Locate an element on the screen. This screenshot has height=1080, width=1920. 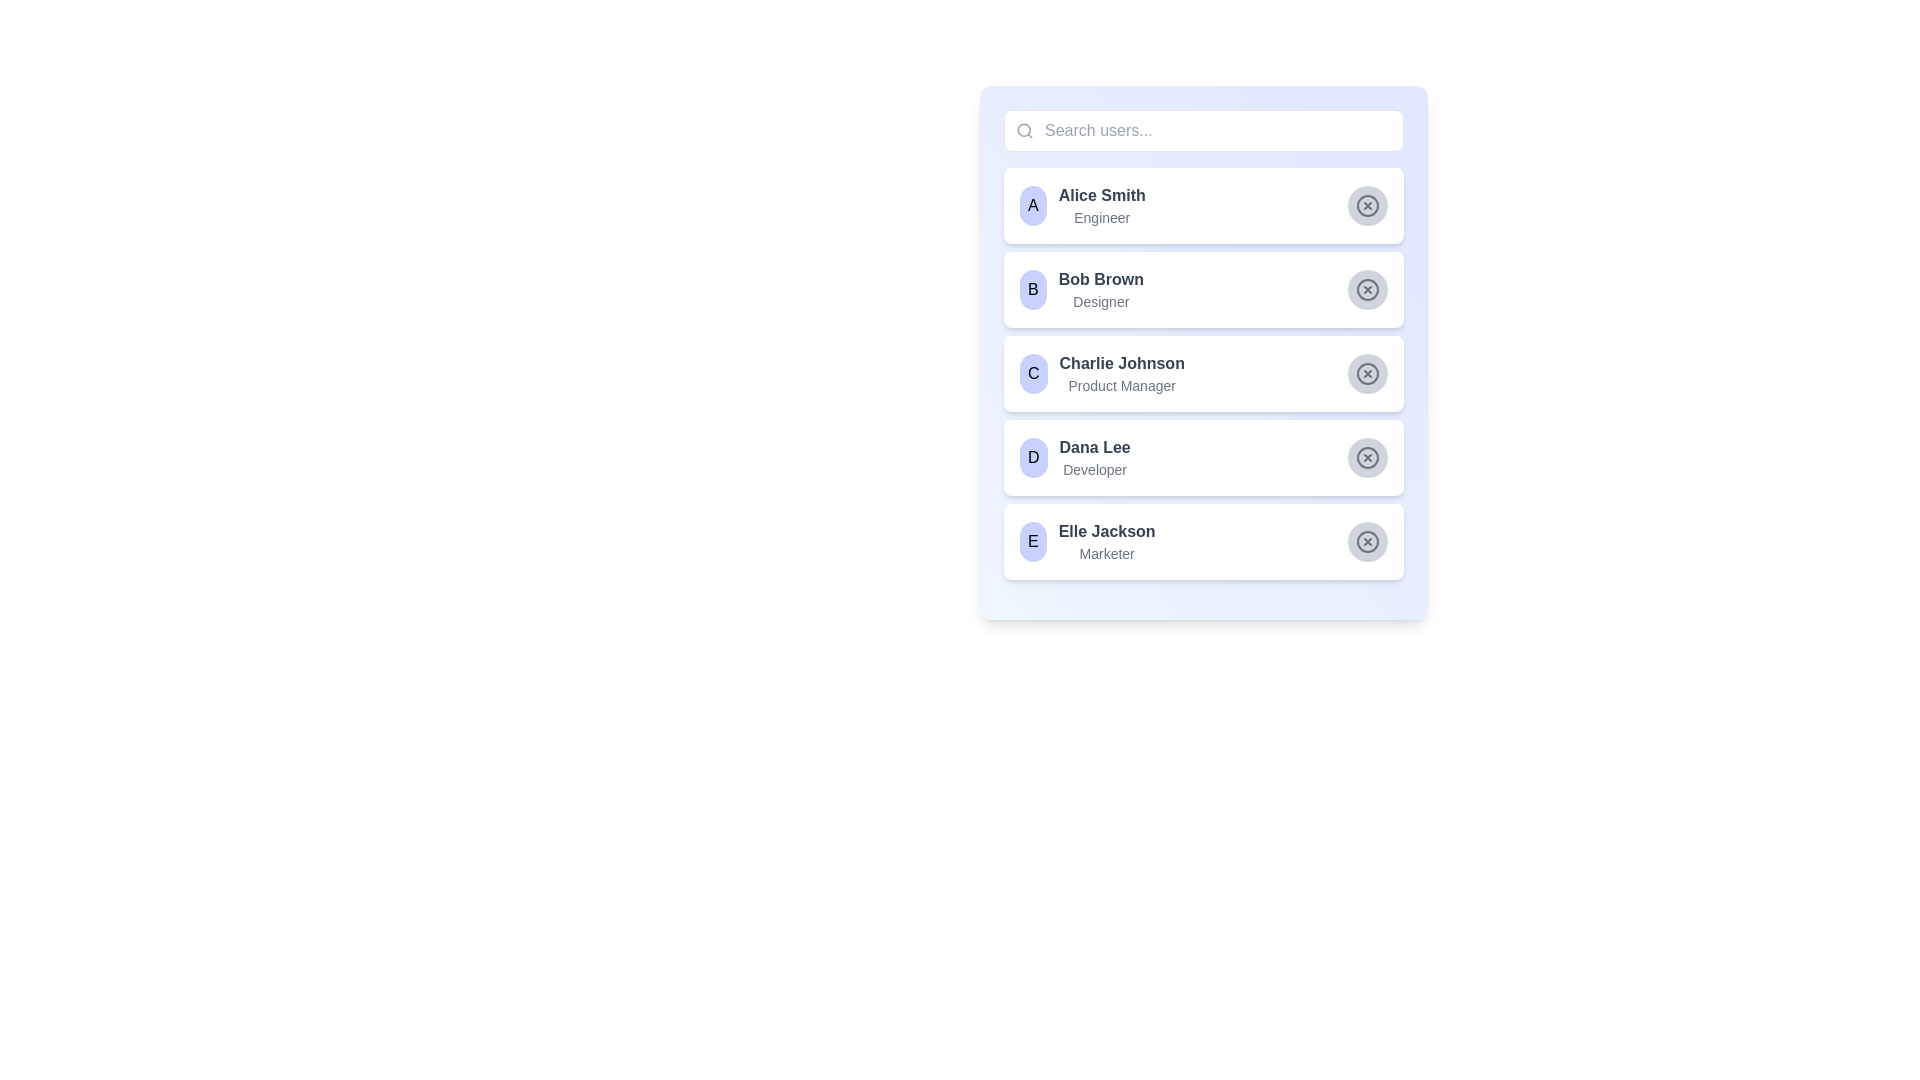
the text label displaying 'Product Manager' beneath 'Charlie Johnson' in the user profile card is located at coordinates (1122, 385).